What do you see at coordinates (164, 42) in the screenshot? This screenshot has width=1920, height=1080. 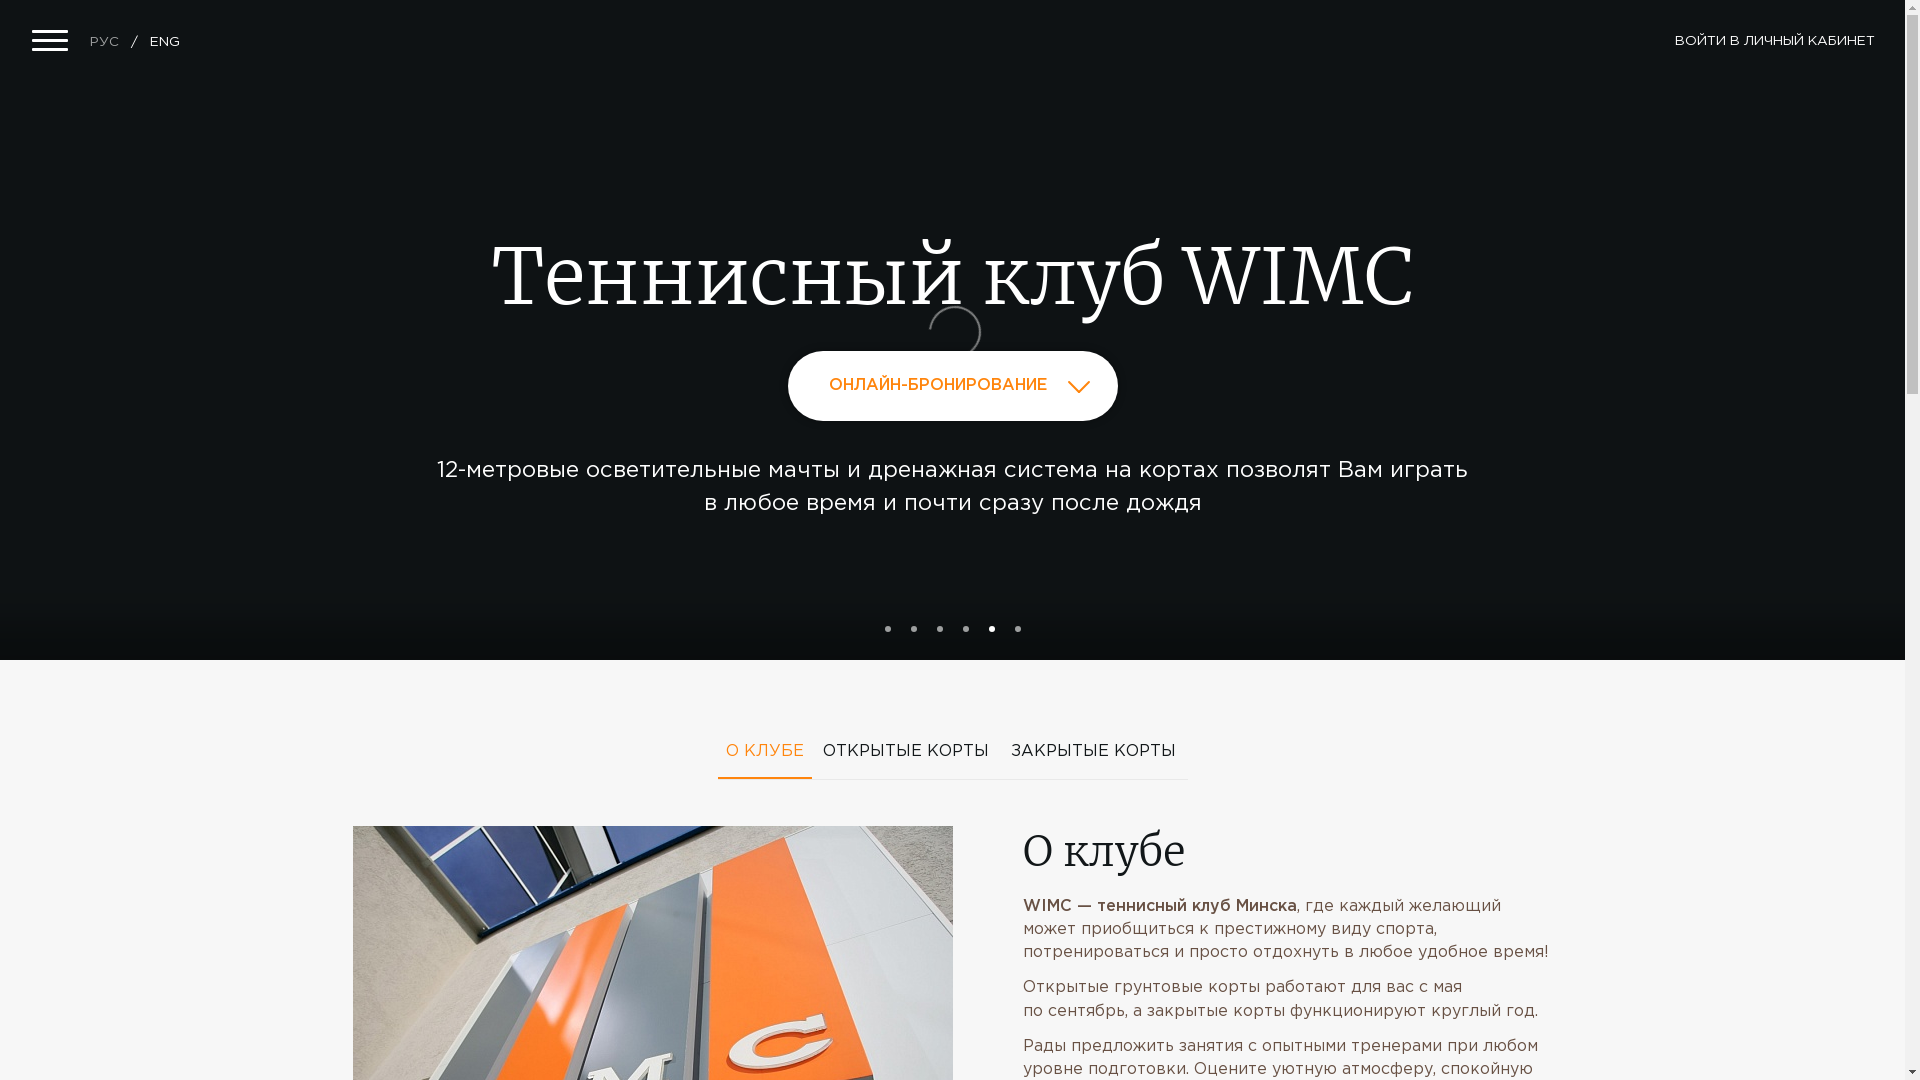 I see `'ENG'` at bounding box center [164, 42].